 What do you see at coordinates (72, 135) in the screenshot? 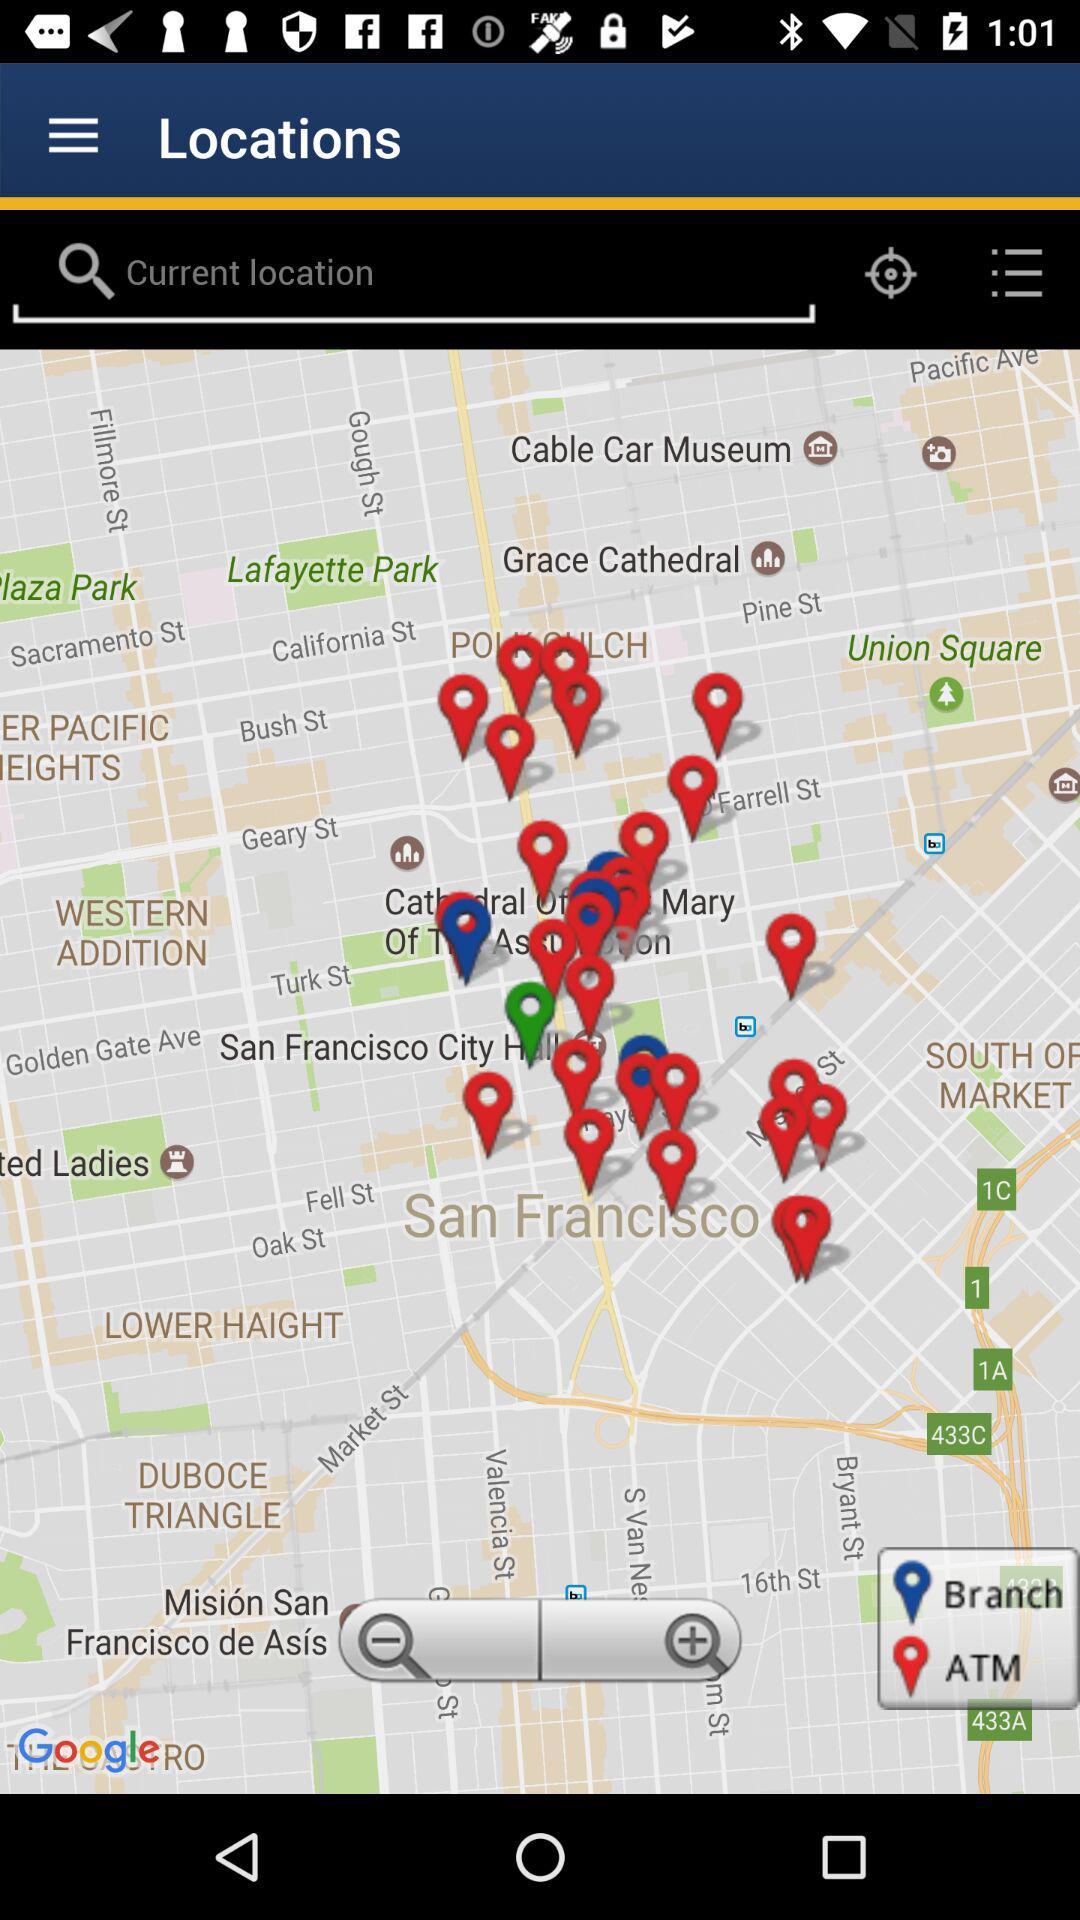
I see `app next to the locations` at bounding box center [72, 135].